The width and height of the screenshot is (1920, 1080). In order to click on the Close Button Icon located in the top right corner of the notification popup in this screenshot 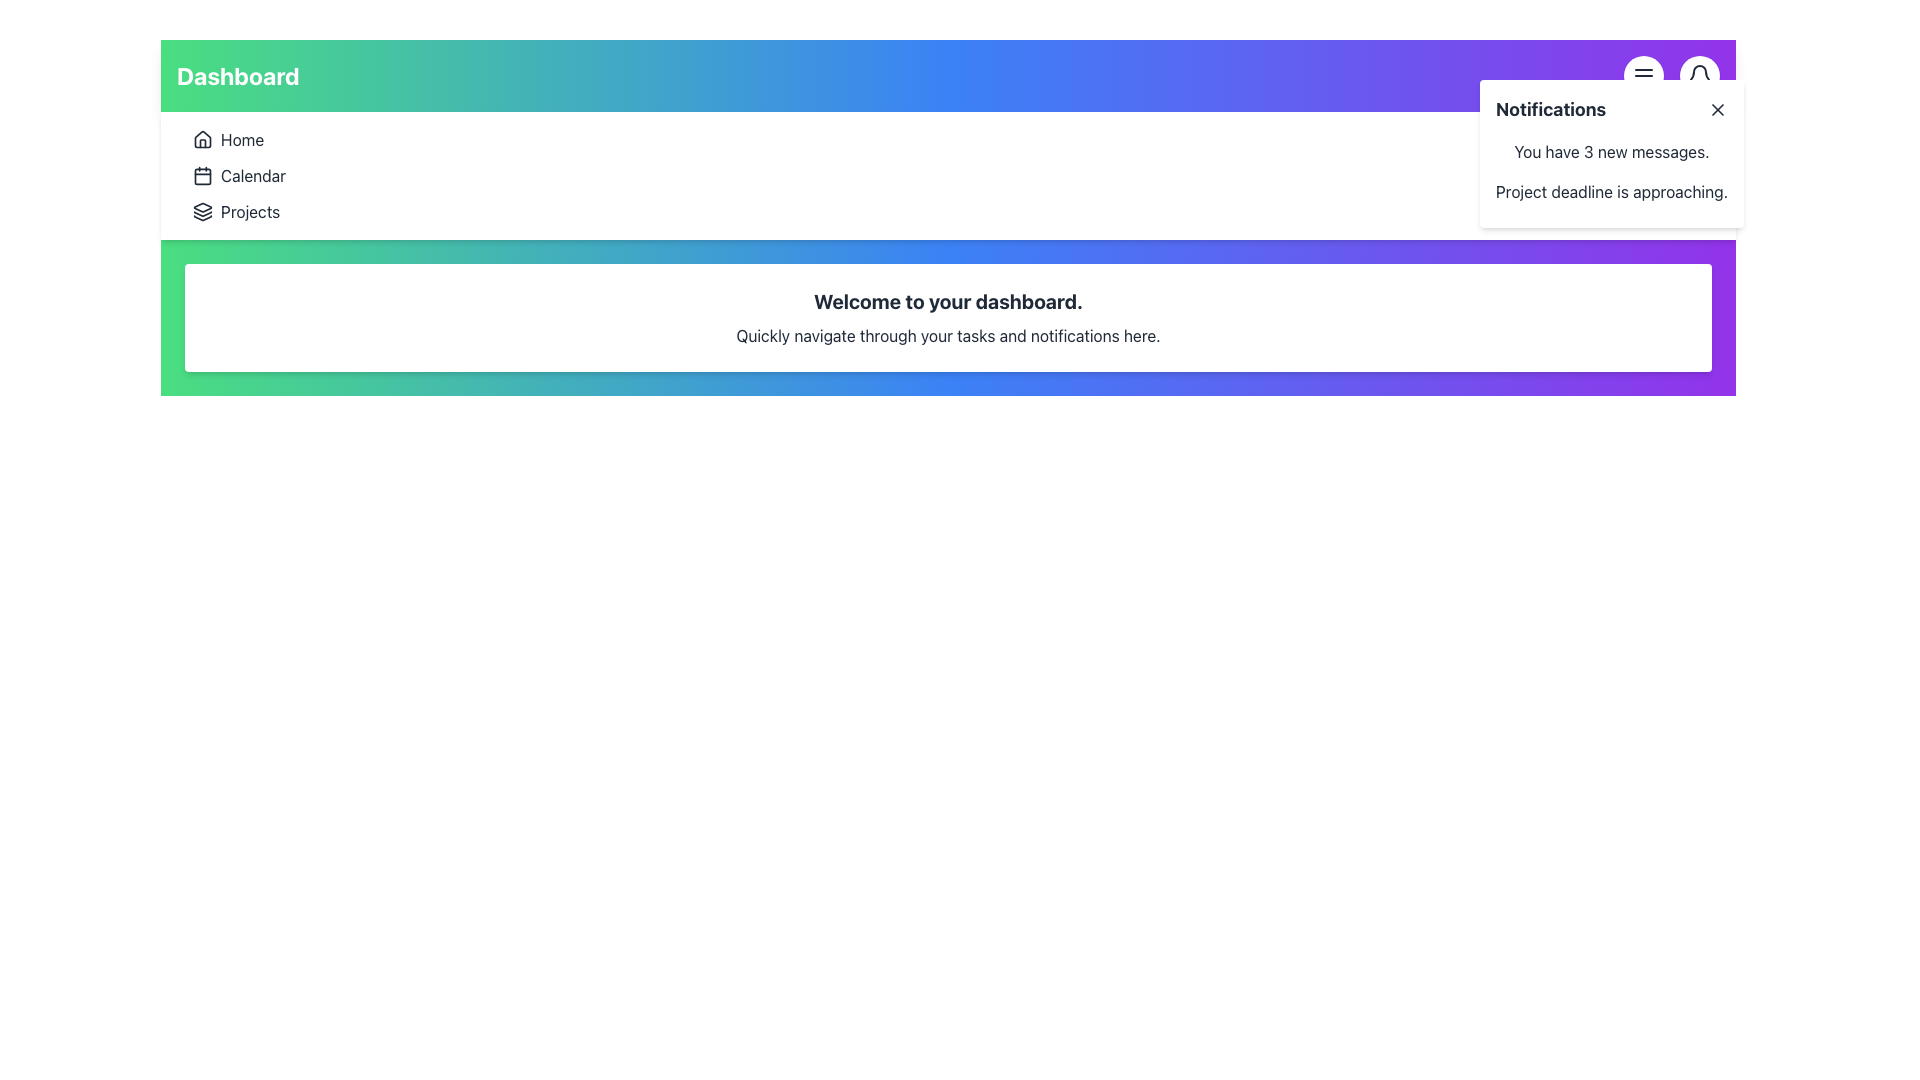, I will do `click(1717, 110)`.